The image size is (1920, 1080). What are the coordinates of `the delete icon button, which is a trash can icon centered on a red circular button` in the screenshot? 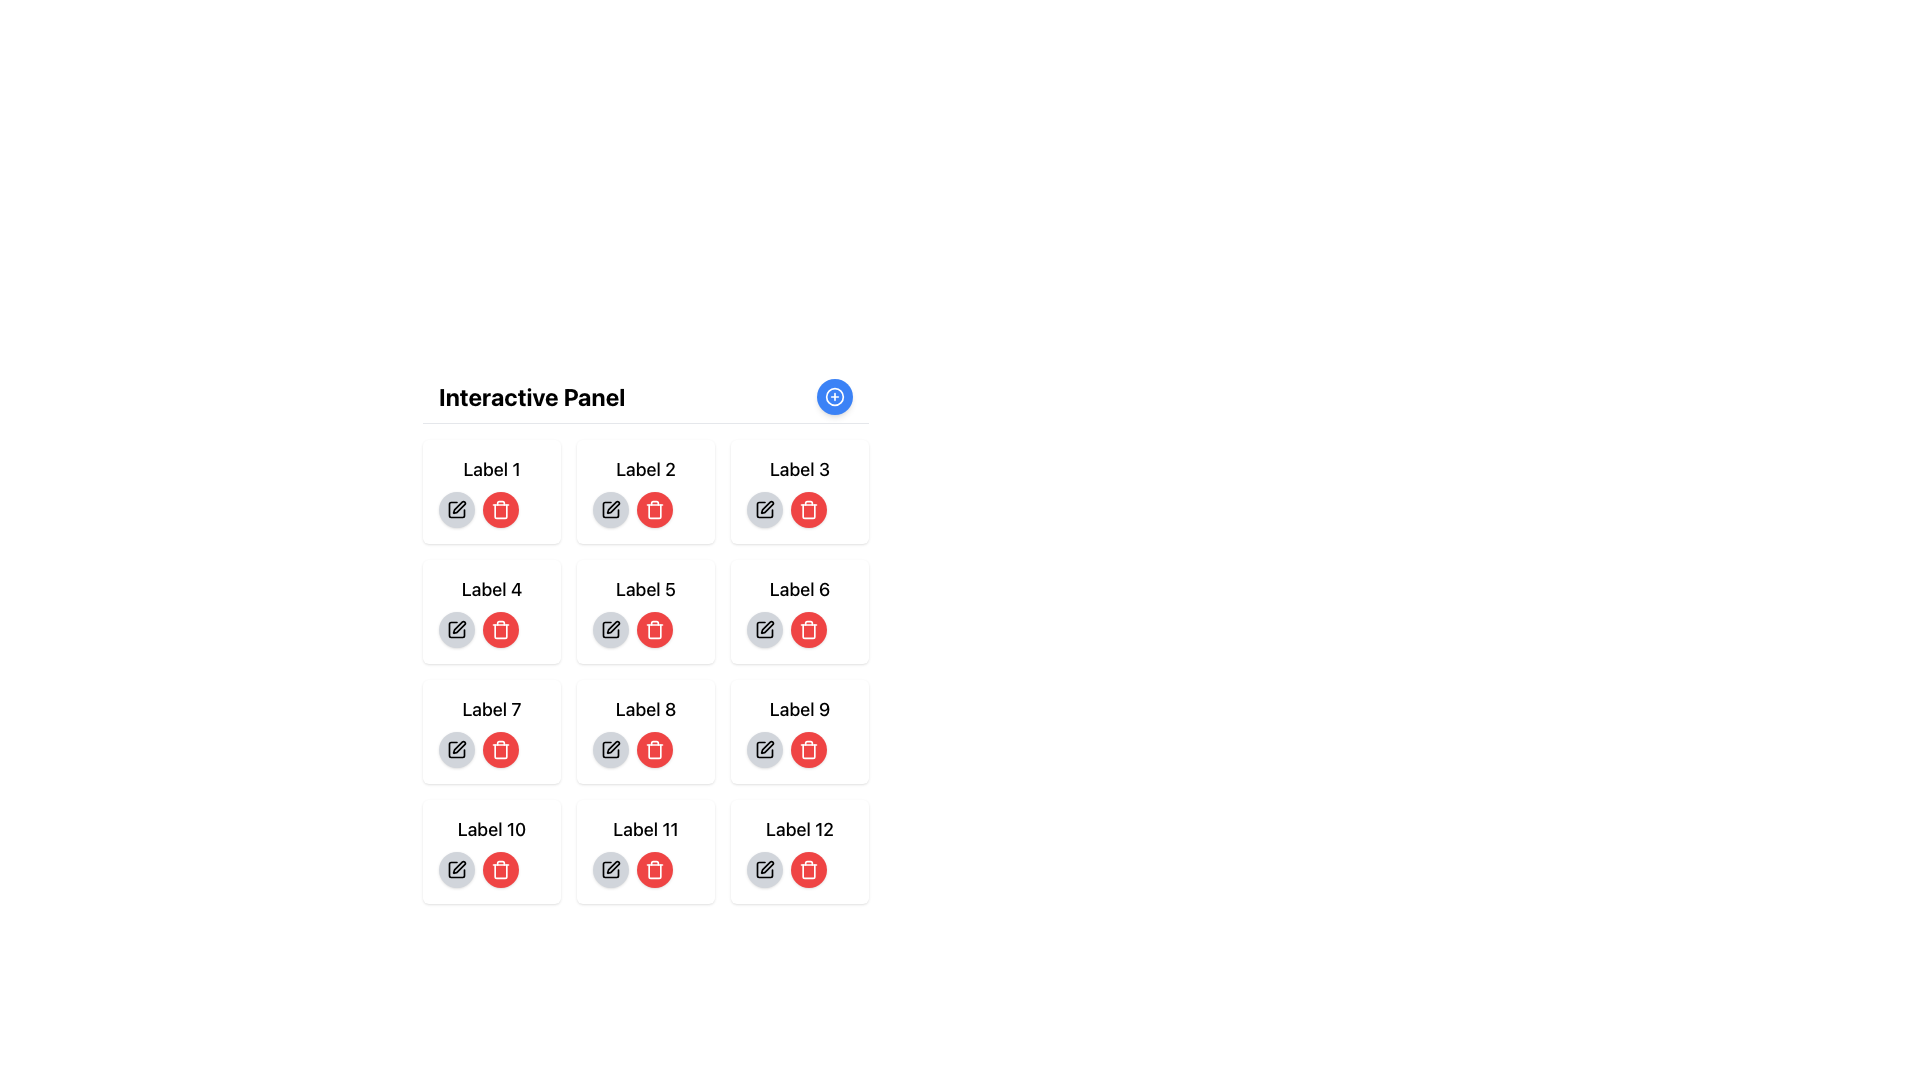 It's located at (809, 749).